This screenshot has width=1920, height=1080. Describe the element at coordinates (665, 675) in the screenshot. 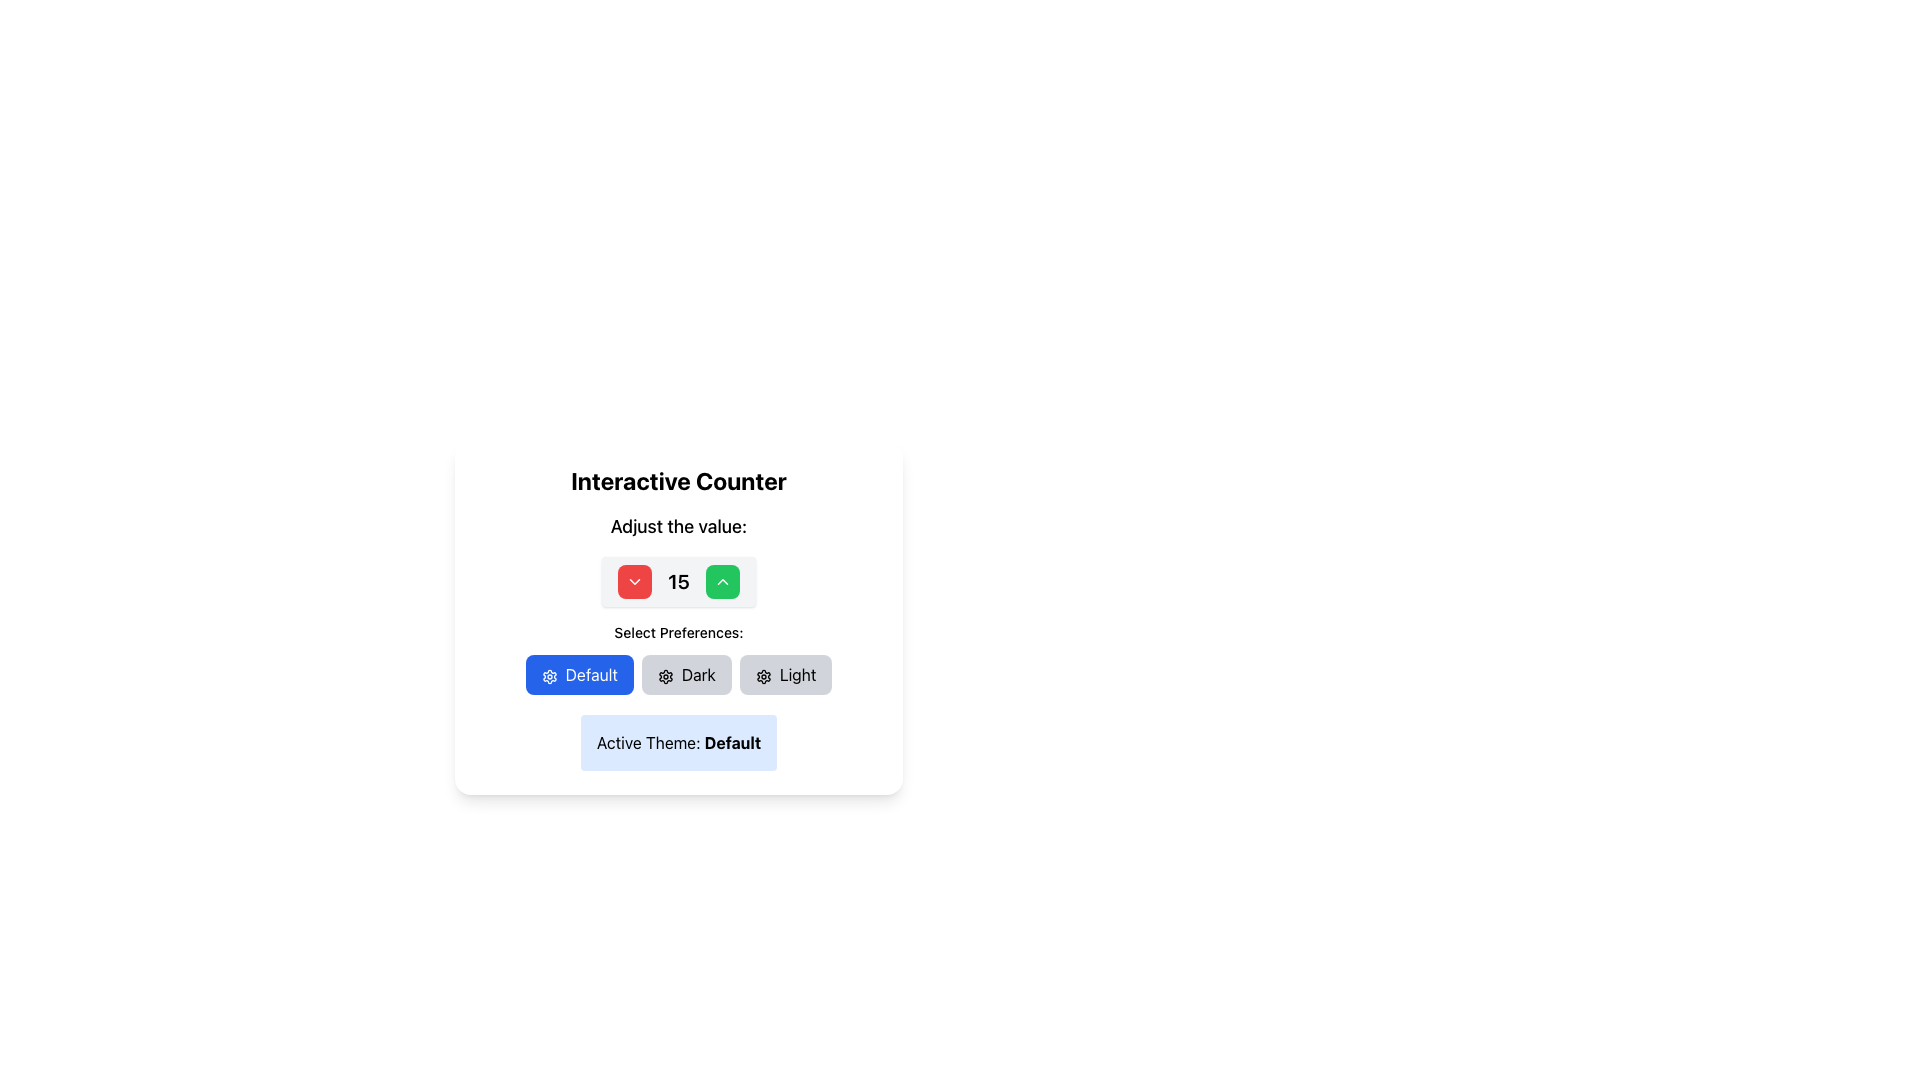

I see `the settings icon, which is a 16x16 SVG gear outline located at the bottom-center of the layout` at that location.